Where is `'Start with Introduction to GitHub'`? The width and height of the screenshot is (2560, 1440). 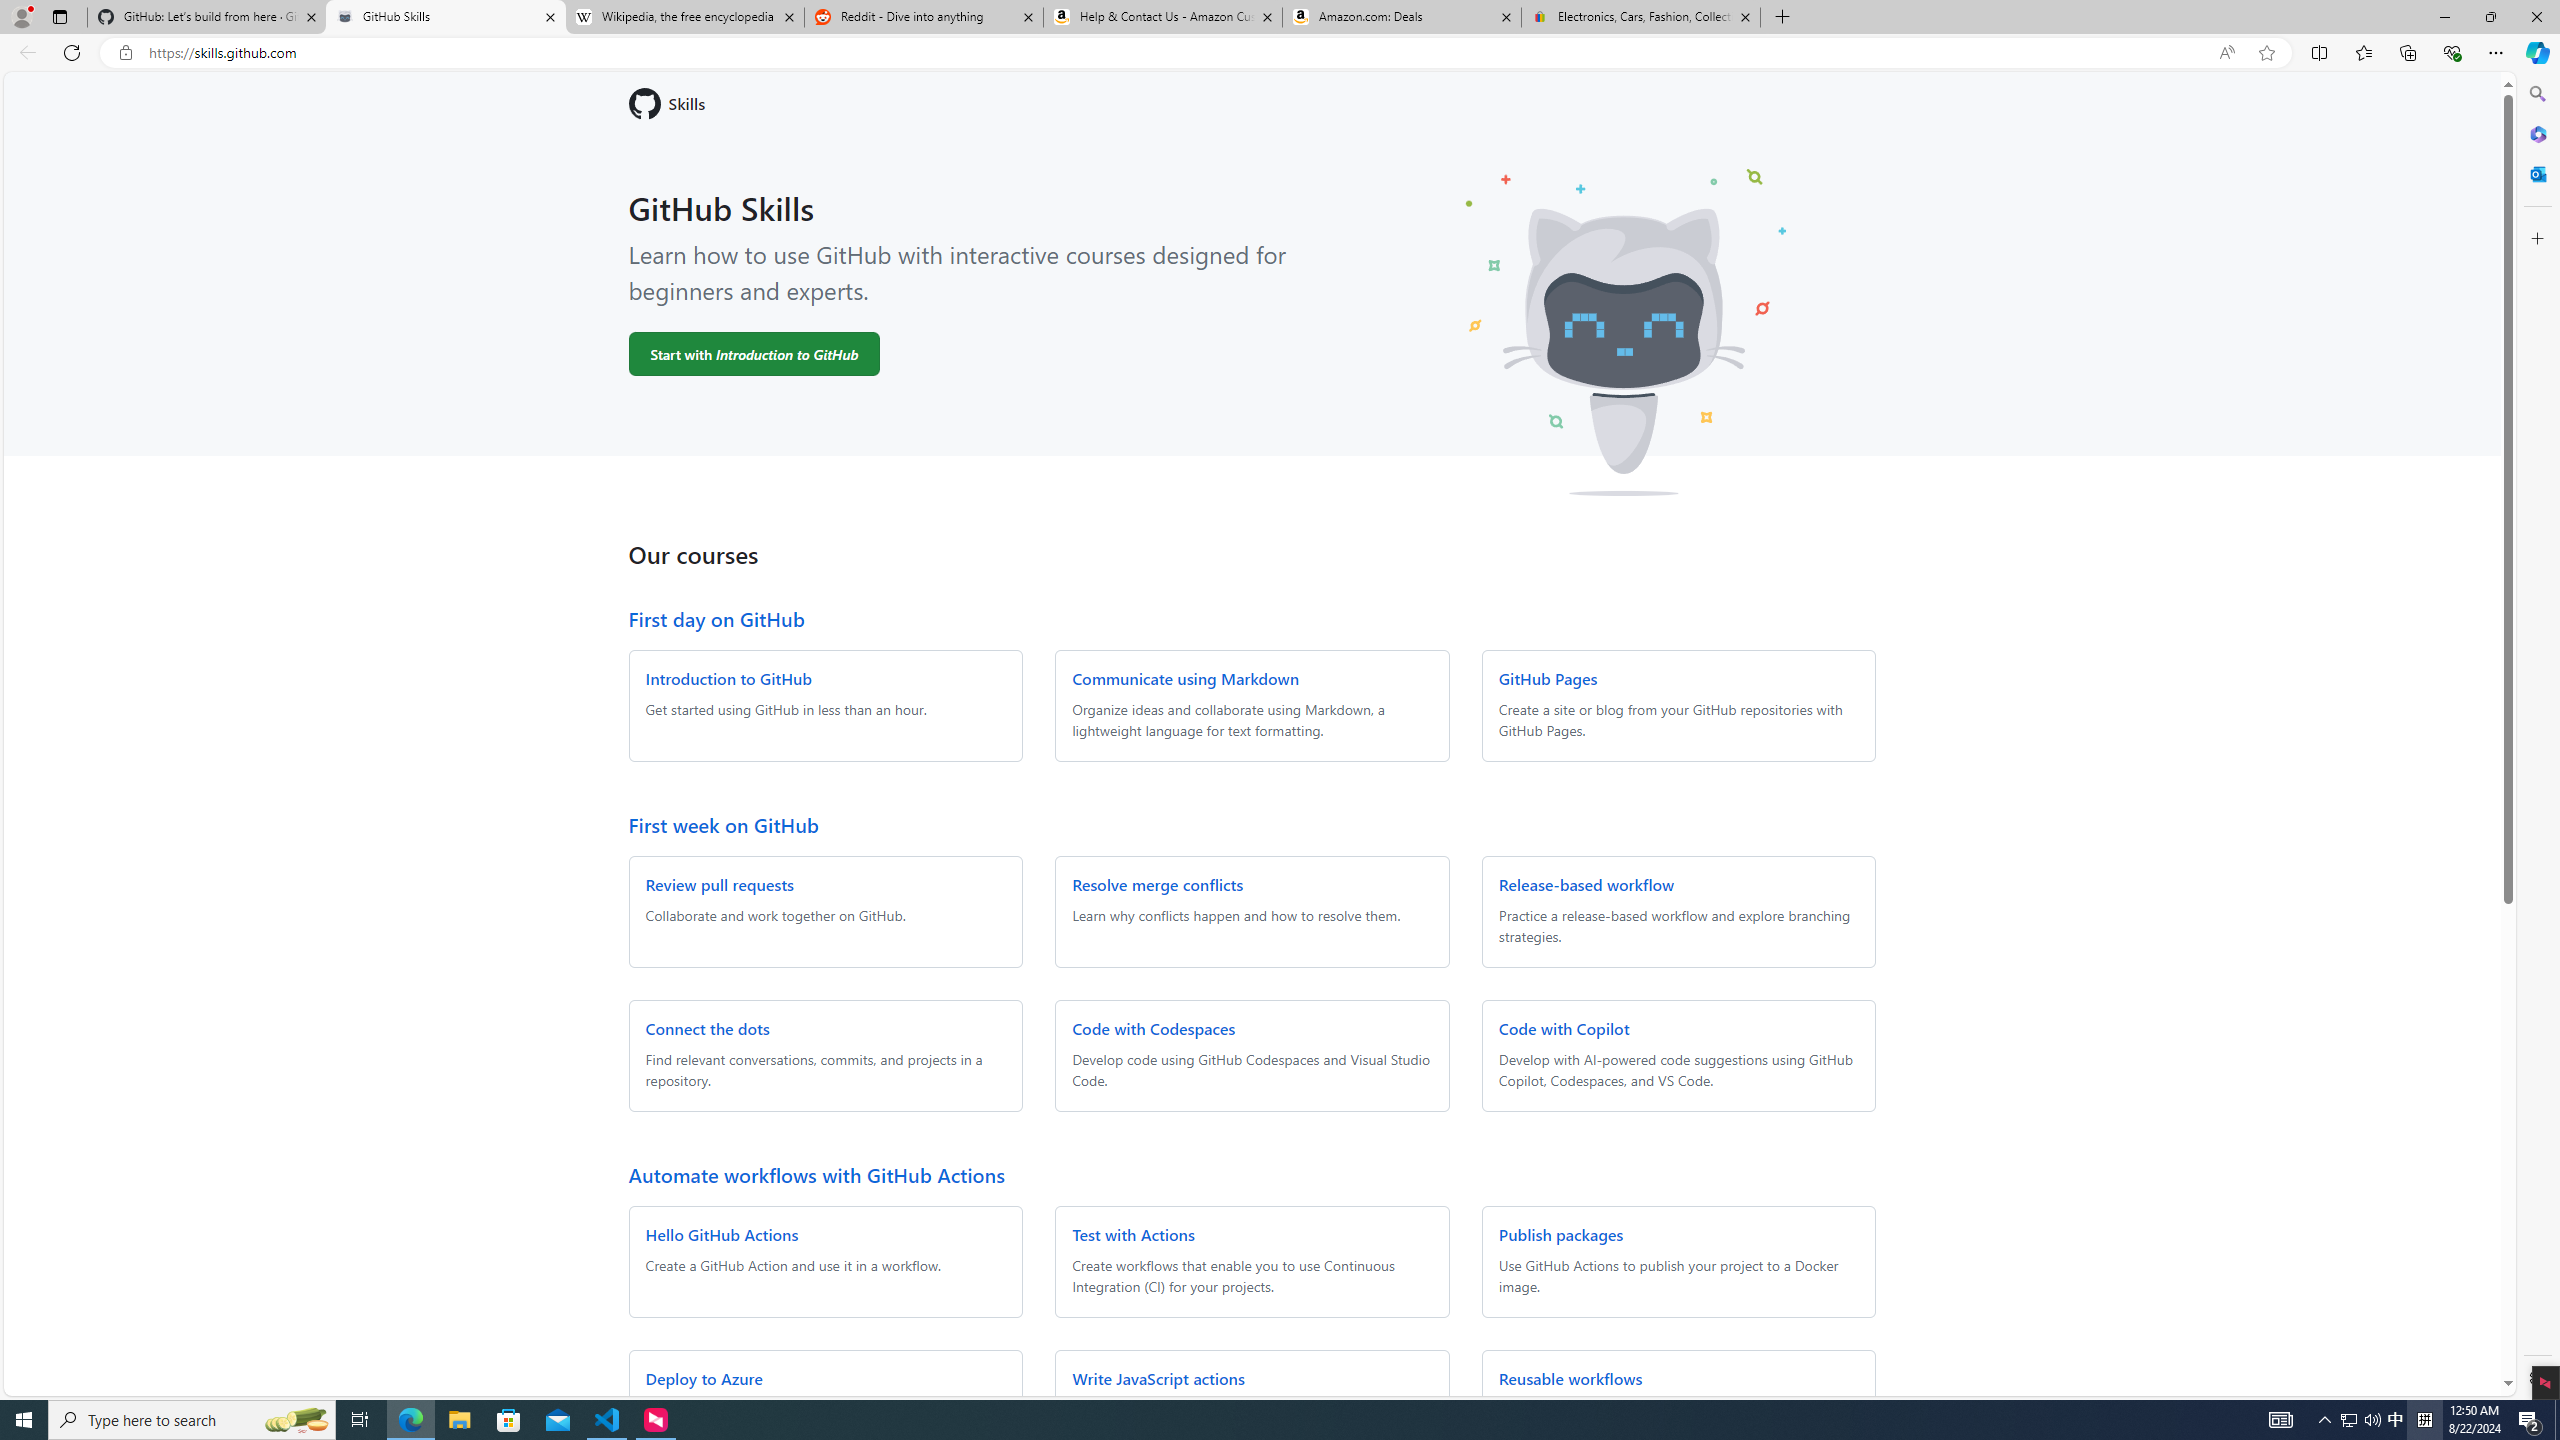
'Start with Introduction to GitHub' is located at coordinates (753, 353).